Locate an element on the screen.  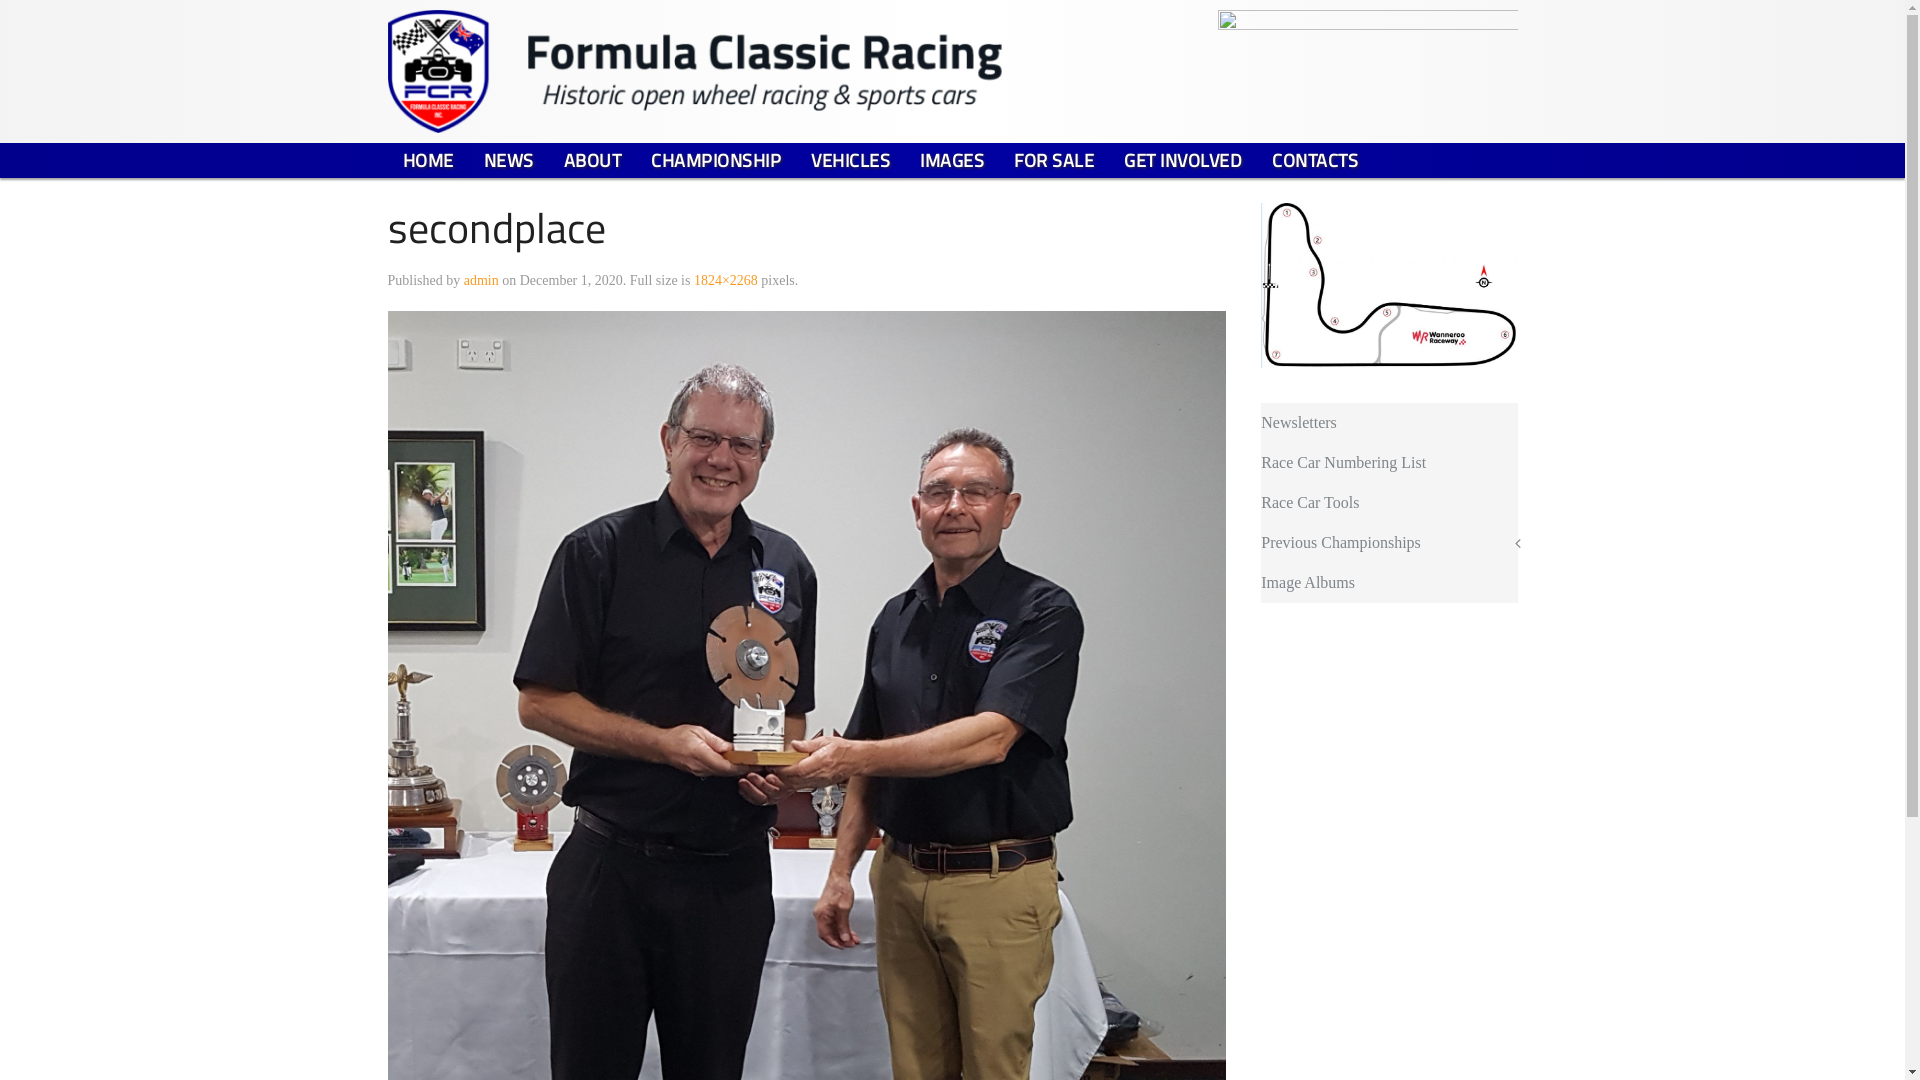
'VEHICLES' is located at coordinates (850, 159).